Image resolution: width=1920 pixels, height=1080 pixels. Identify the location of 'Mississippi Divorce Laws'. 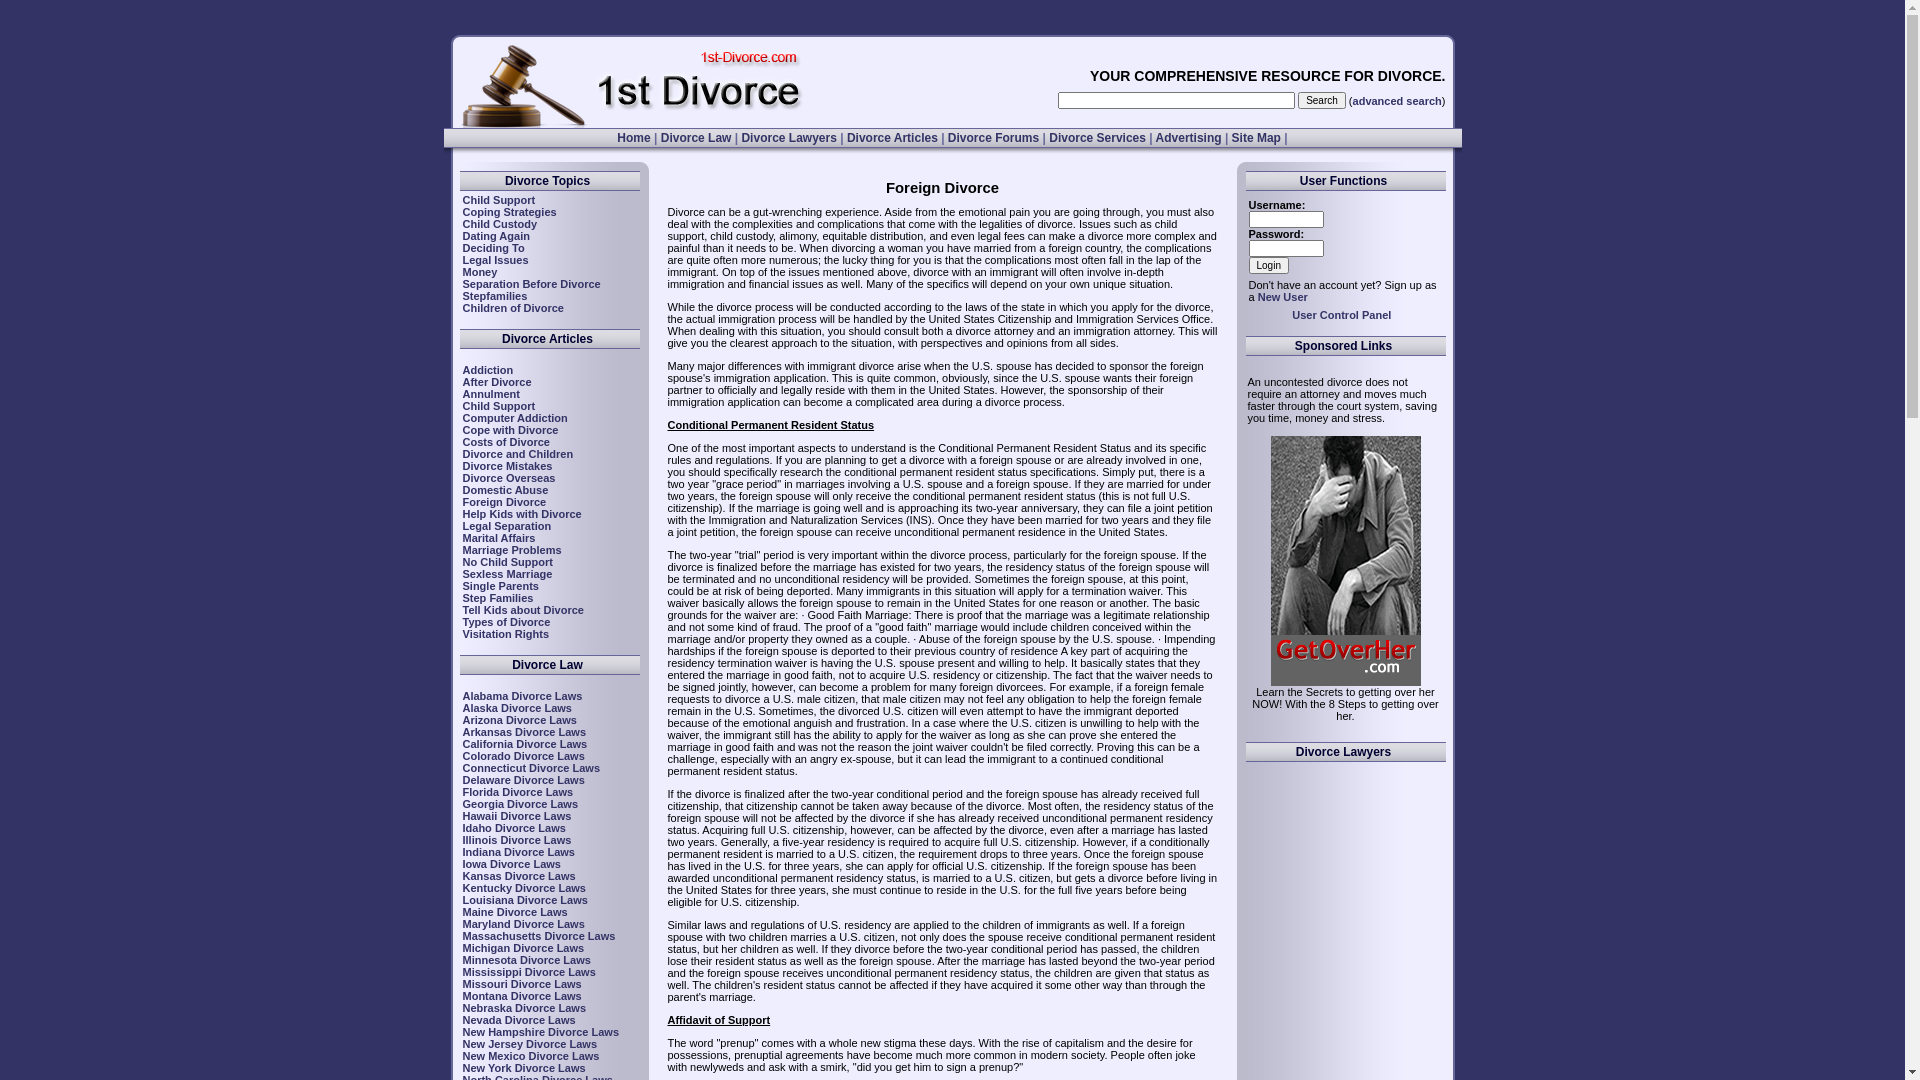
(528, 971).